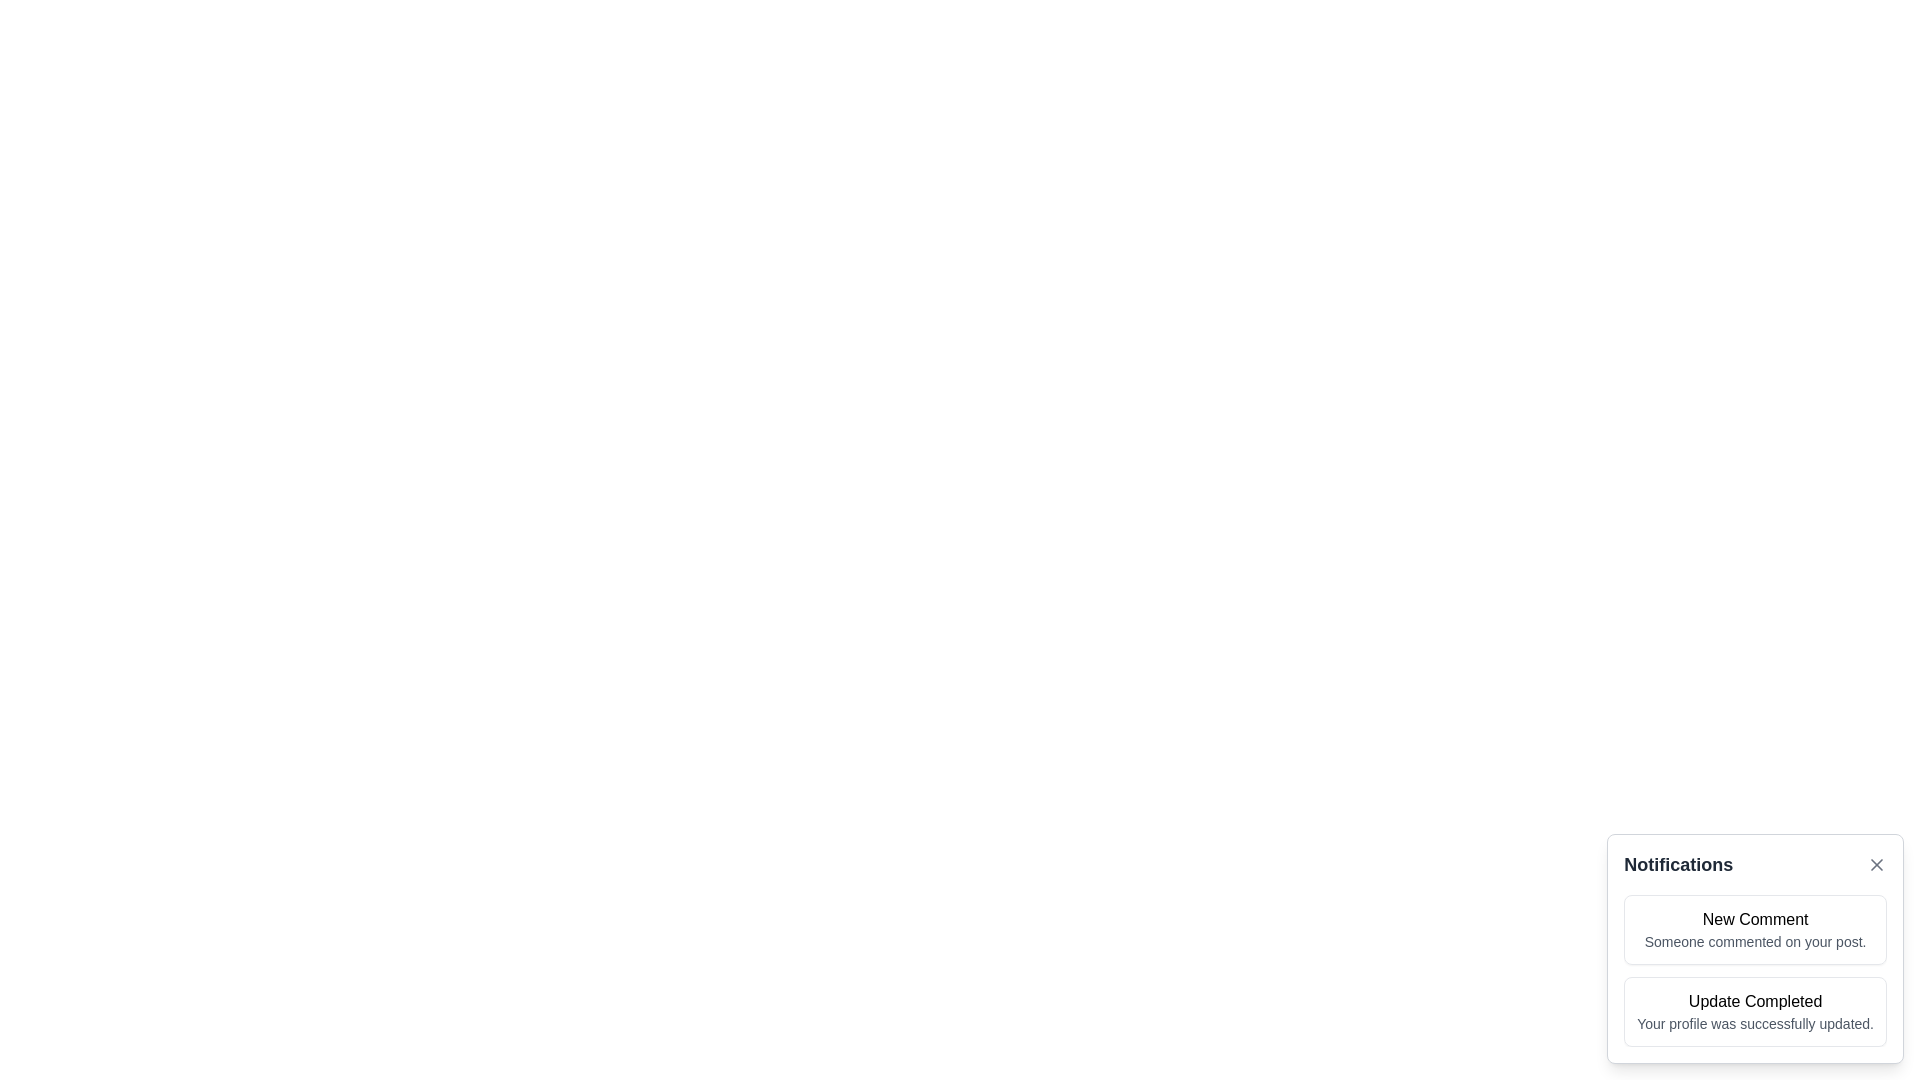  I want to click on the 'Notifications' text element, which is prominently displayed in a large, semi-bold gray font at the top-left corner of the notification display pane, so click(1678, 863).